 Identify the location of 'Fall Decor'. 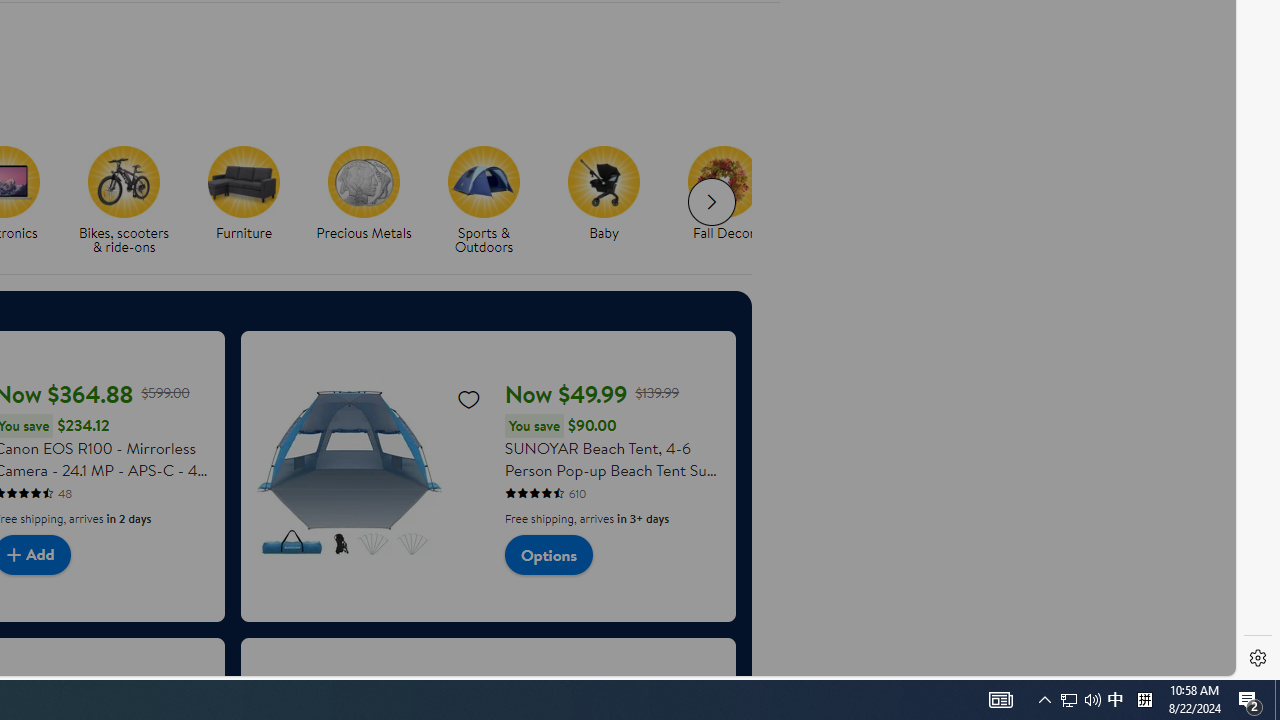
(731, 201).